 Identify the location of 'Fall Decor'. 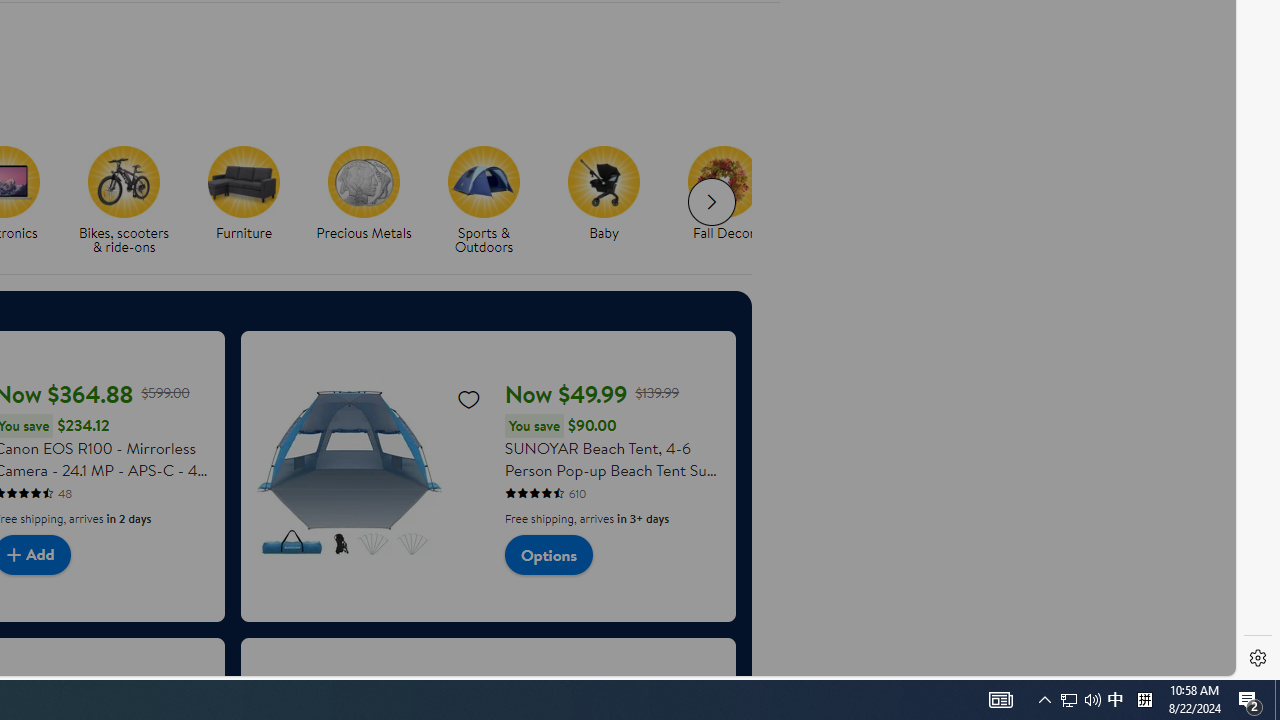
(731, 201).